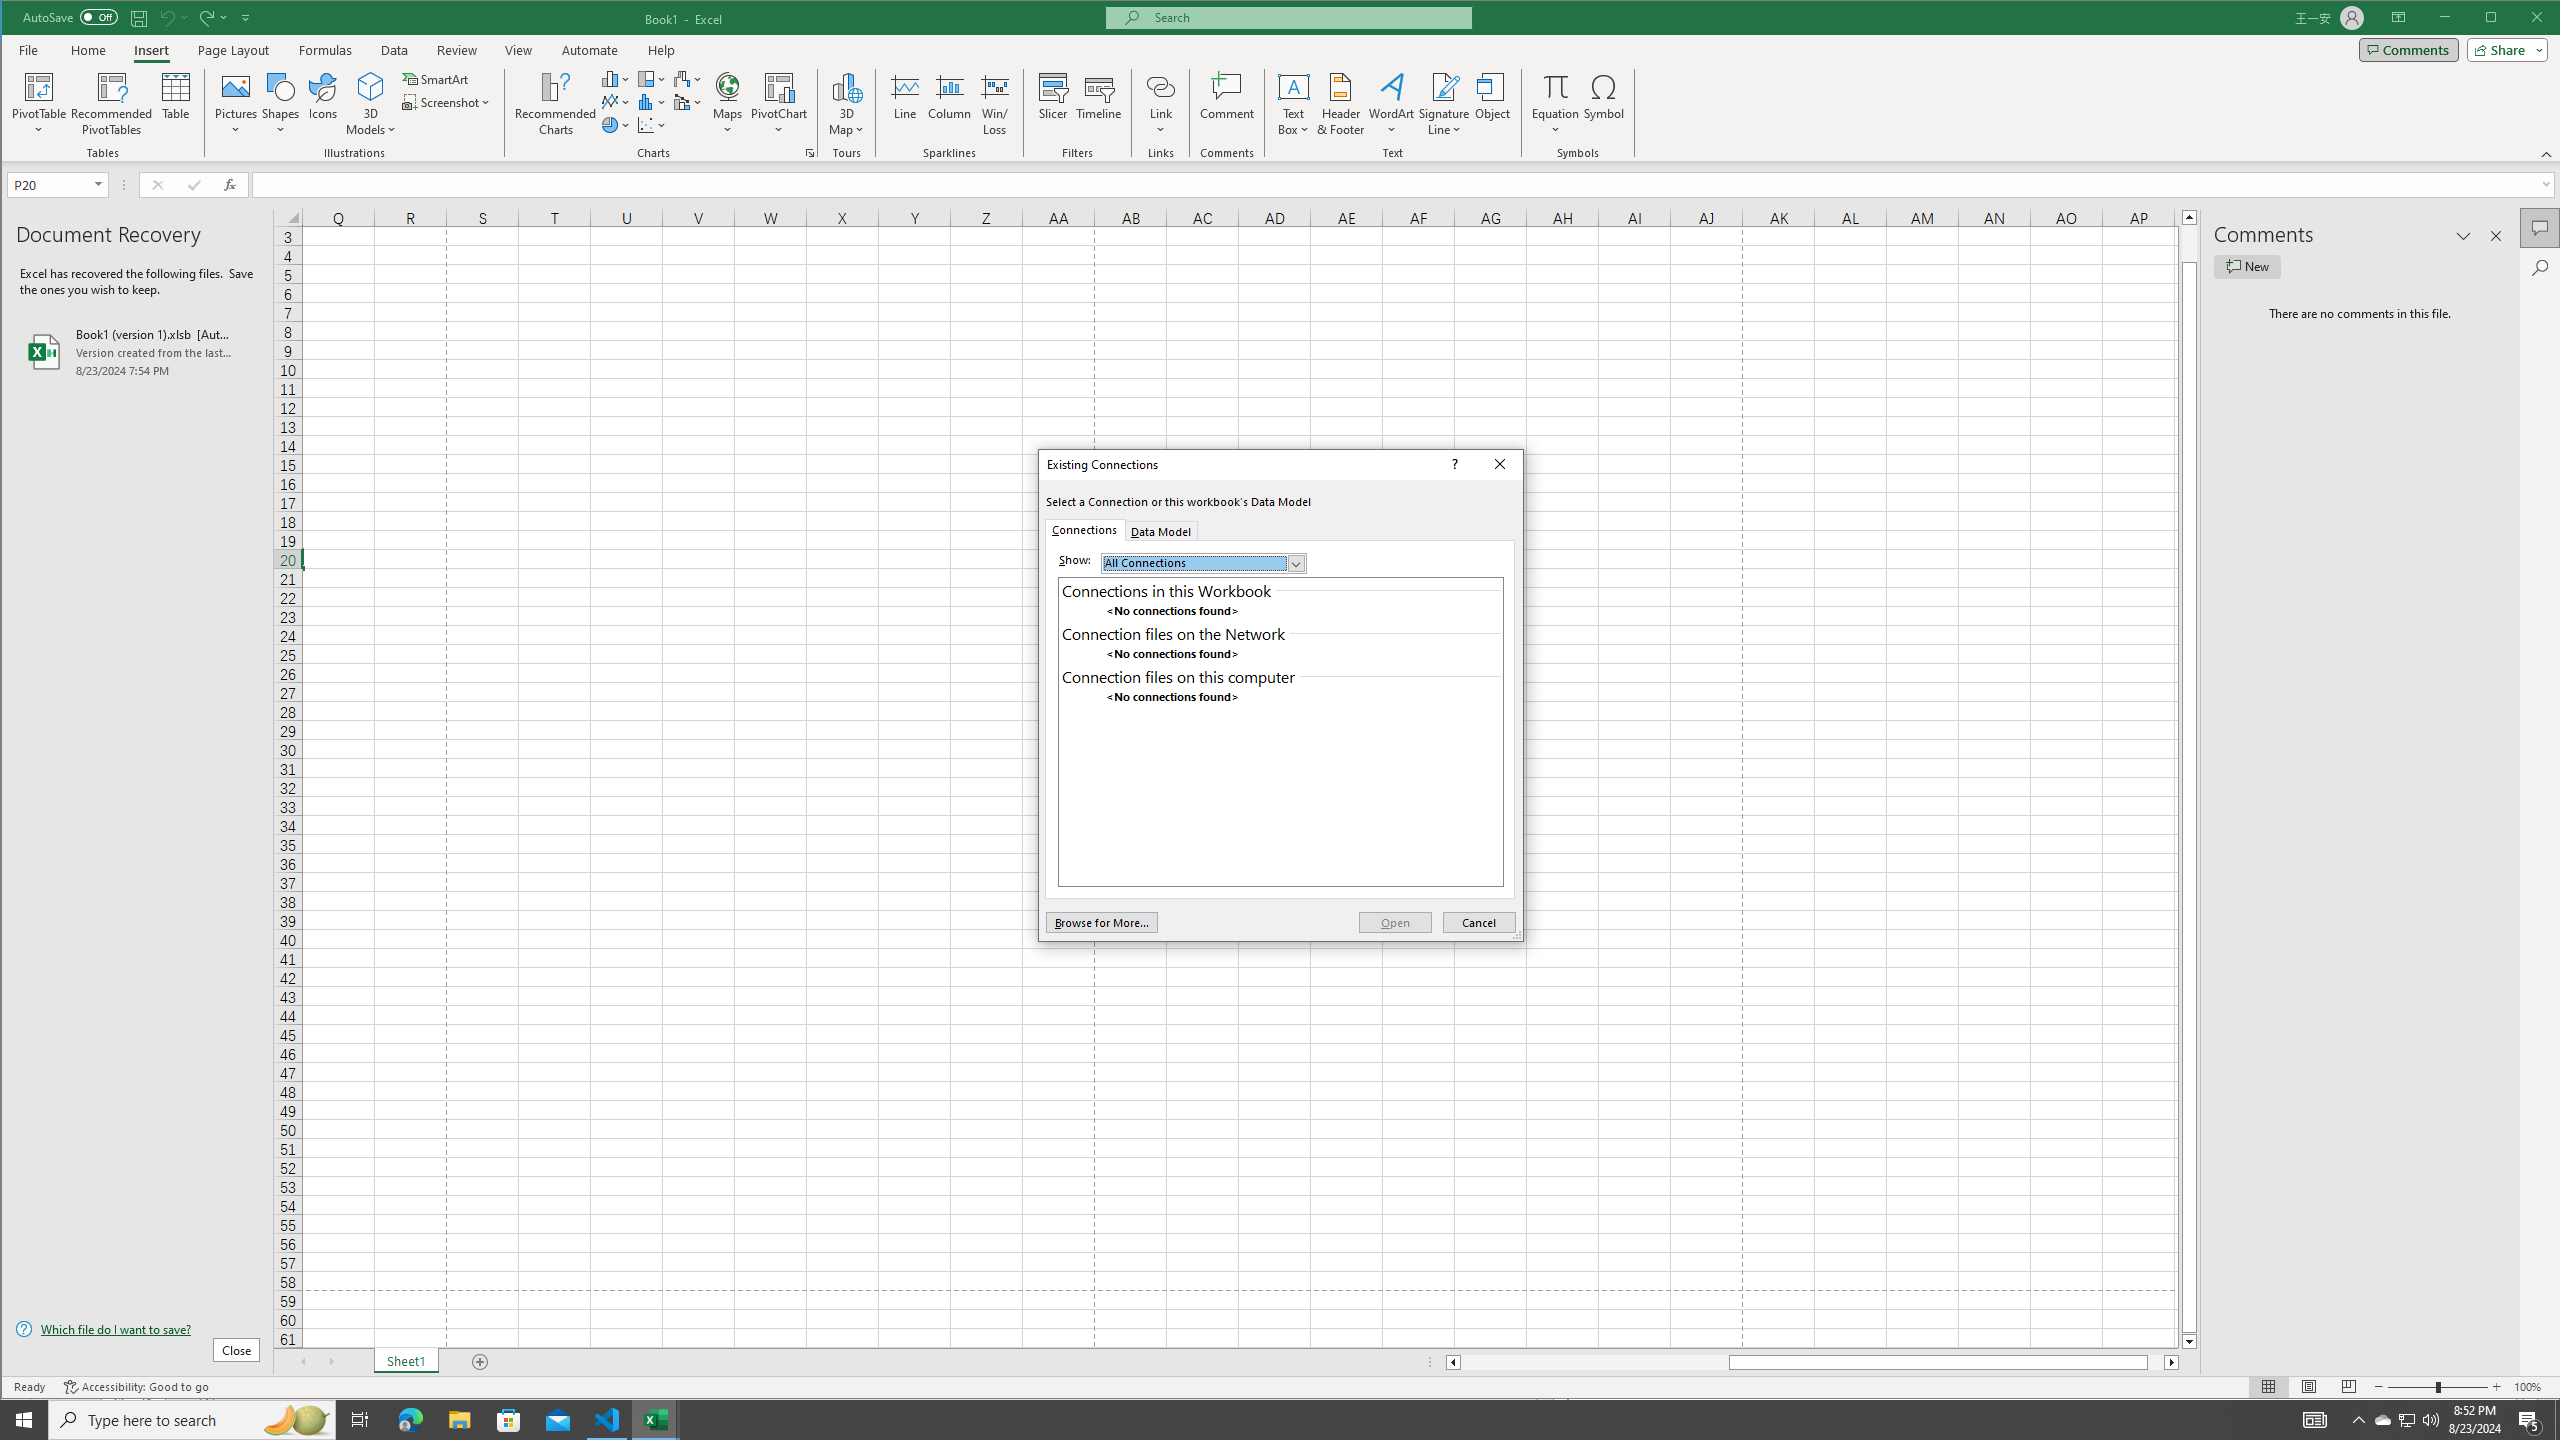 The width and height of the screenshot is (2560, 1440). I want to click on 'Customize Quick Access Toolbar', so click(246, 16).